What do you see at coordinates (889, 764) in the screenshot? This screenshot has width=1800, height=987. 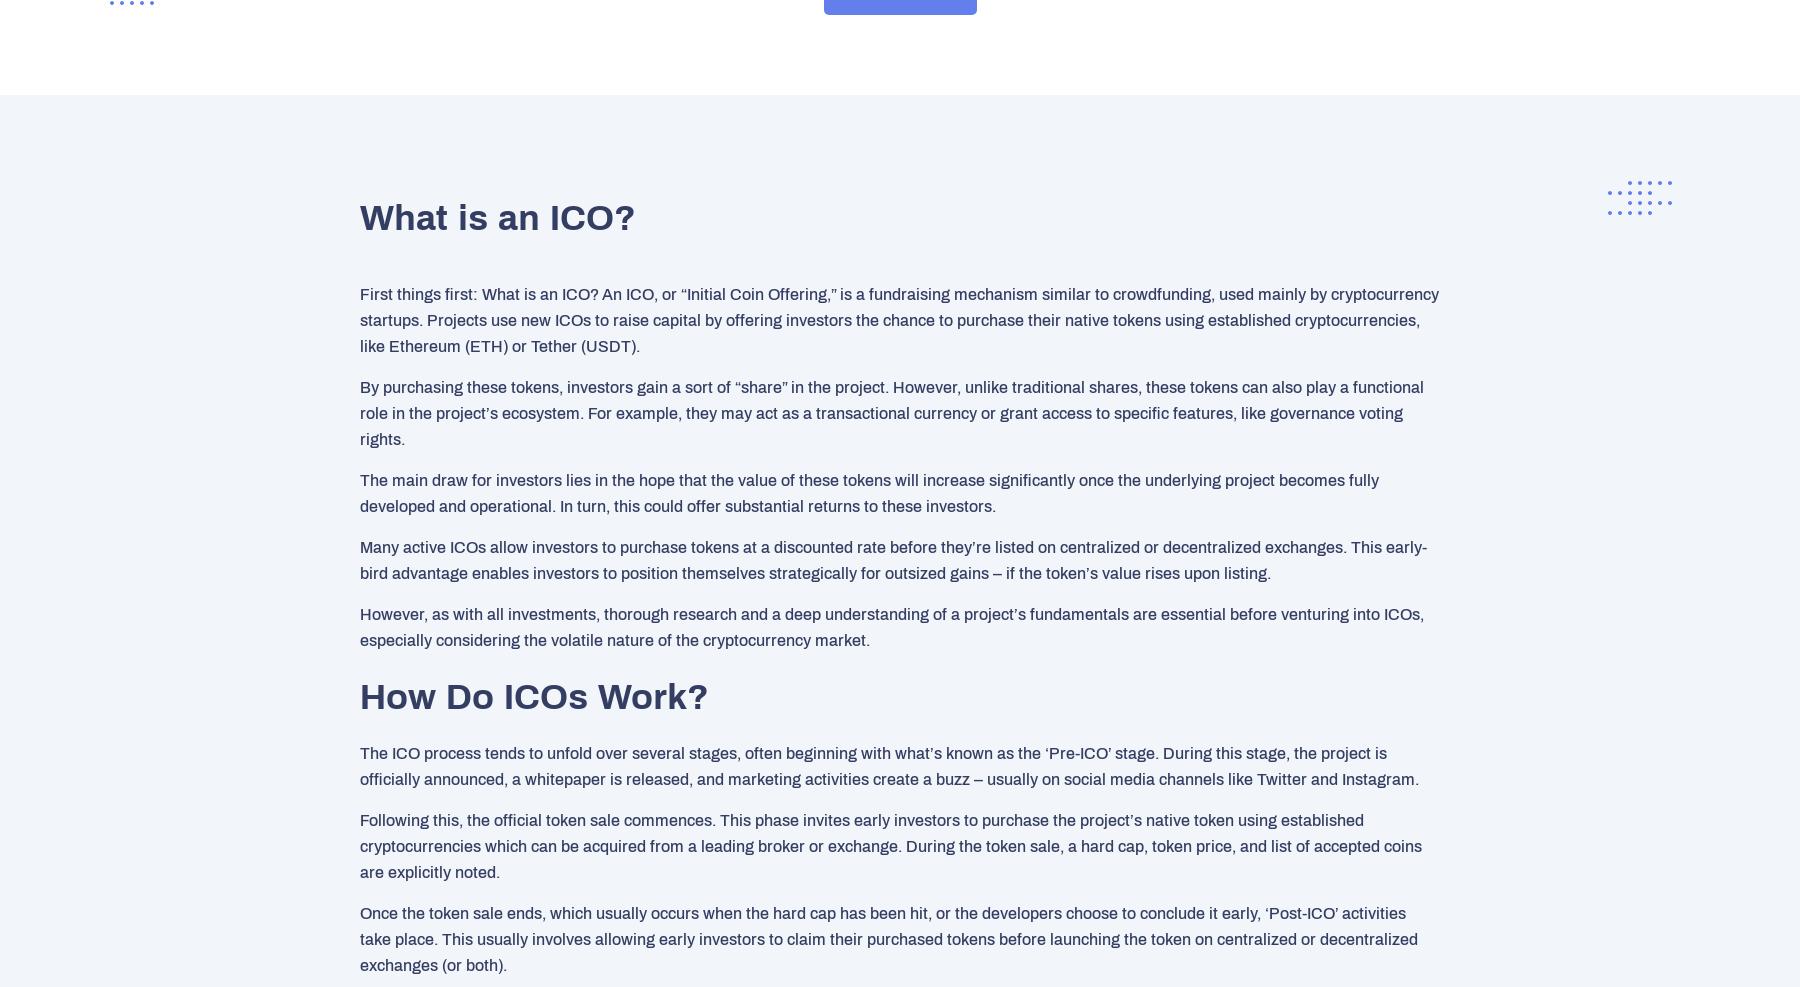 I see `'The ICO process tends to unfold over several stages, often beginning with what’s known as the ‘Pre-ICO’ stage. During this stage, the project is officially announced, a whitepaper is released, and marketing activities create a buzz – usually on social media channels like Twitter and Instagram.'` at bounding box center [889, 764].